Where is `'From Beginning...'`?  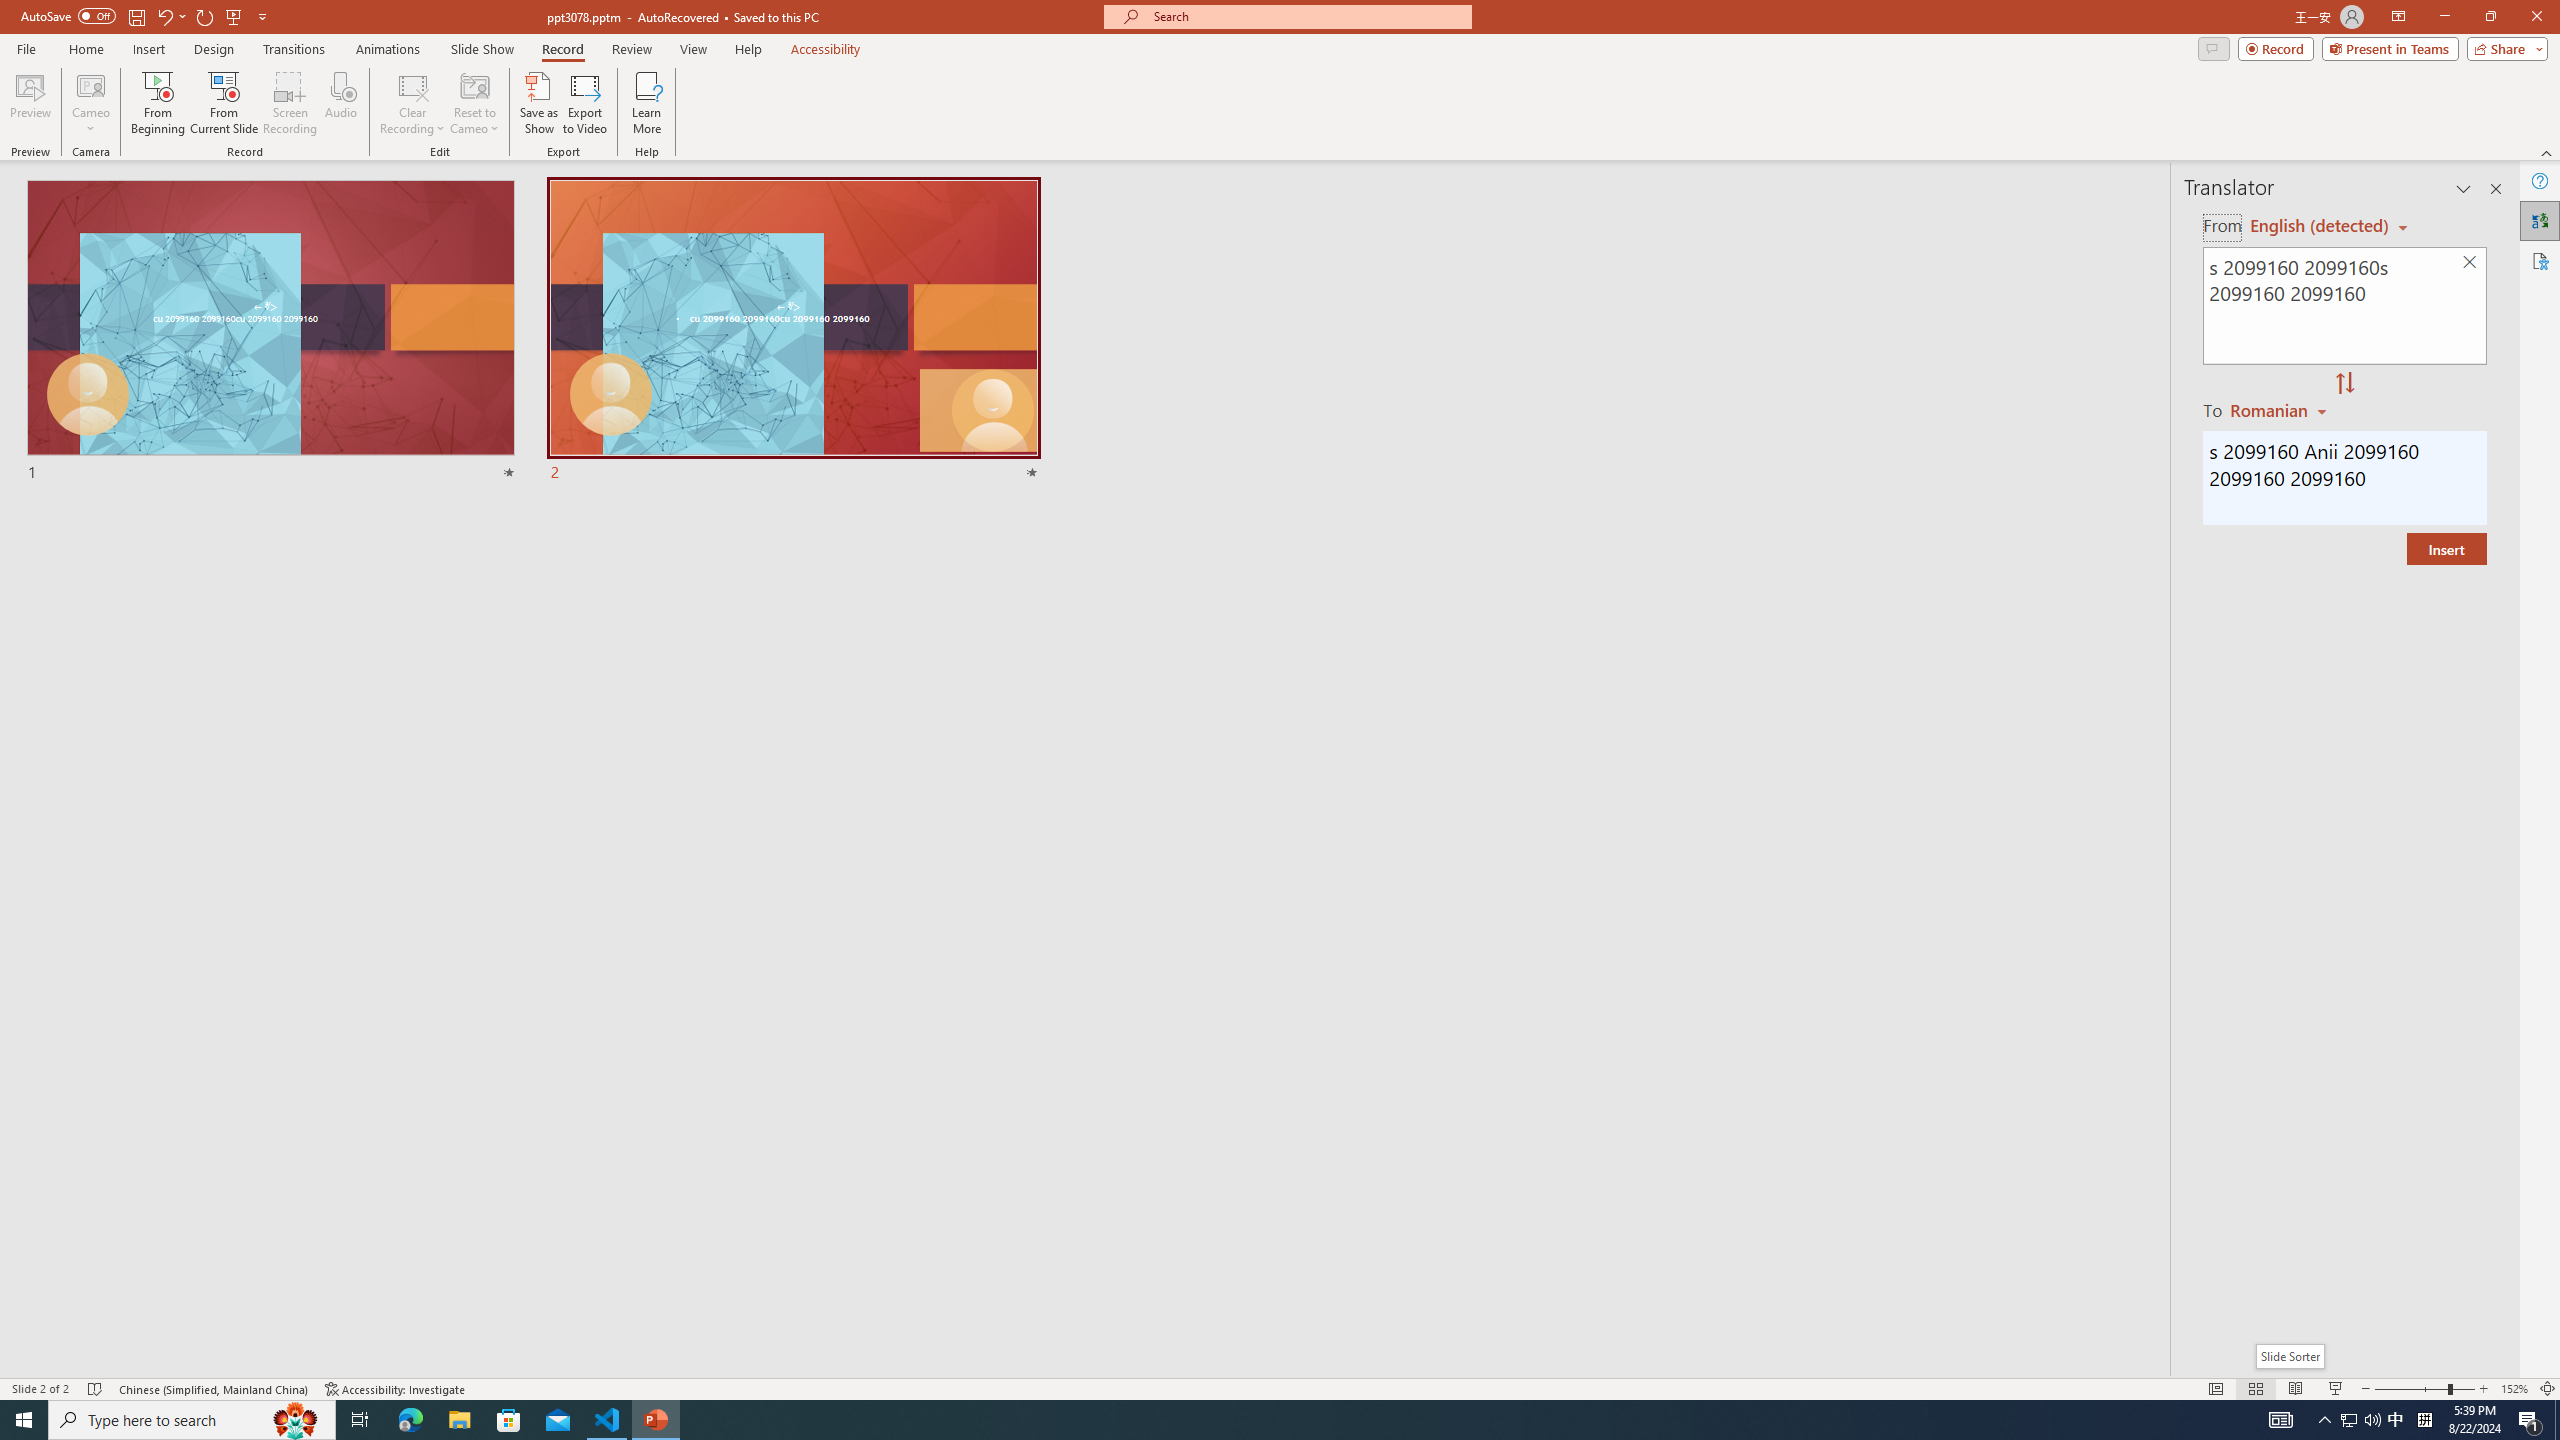
'From Beginning...' is located at coordinates (156, 103).